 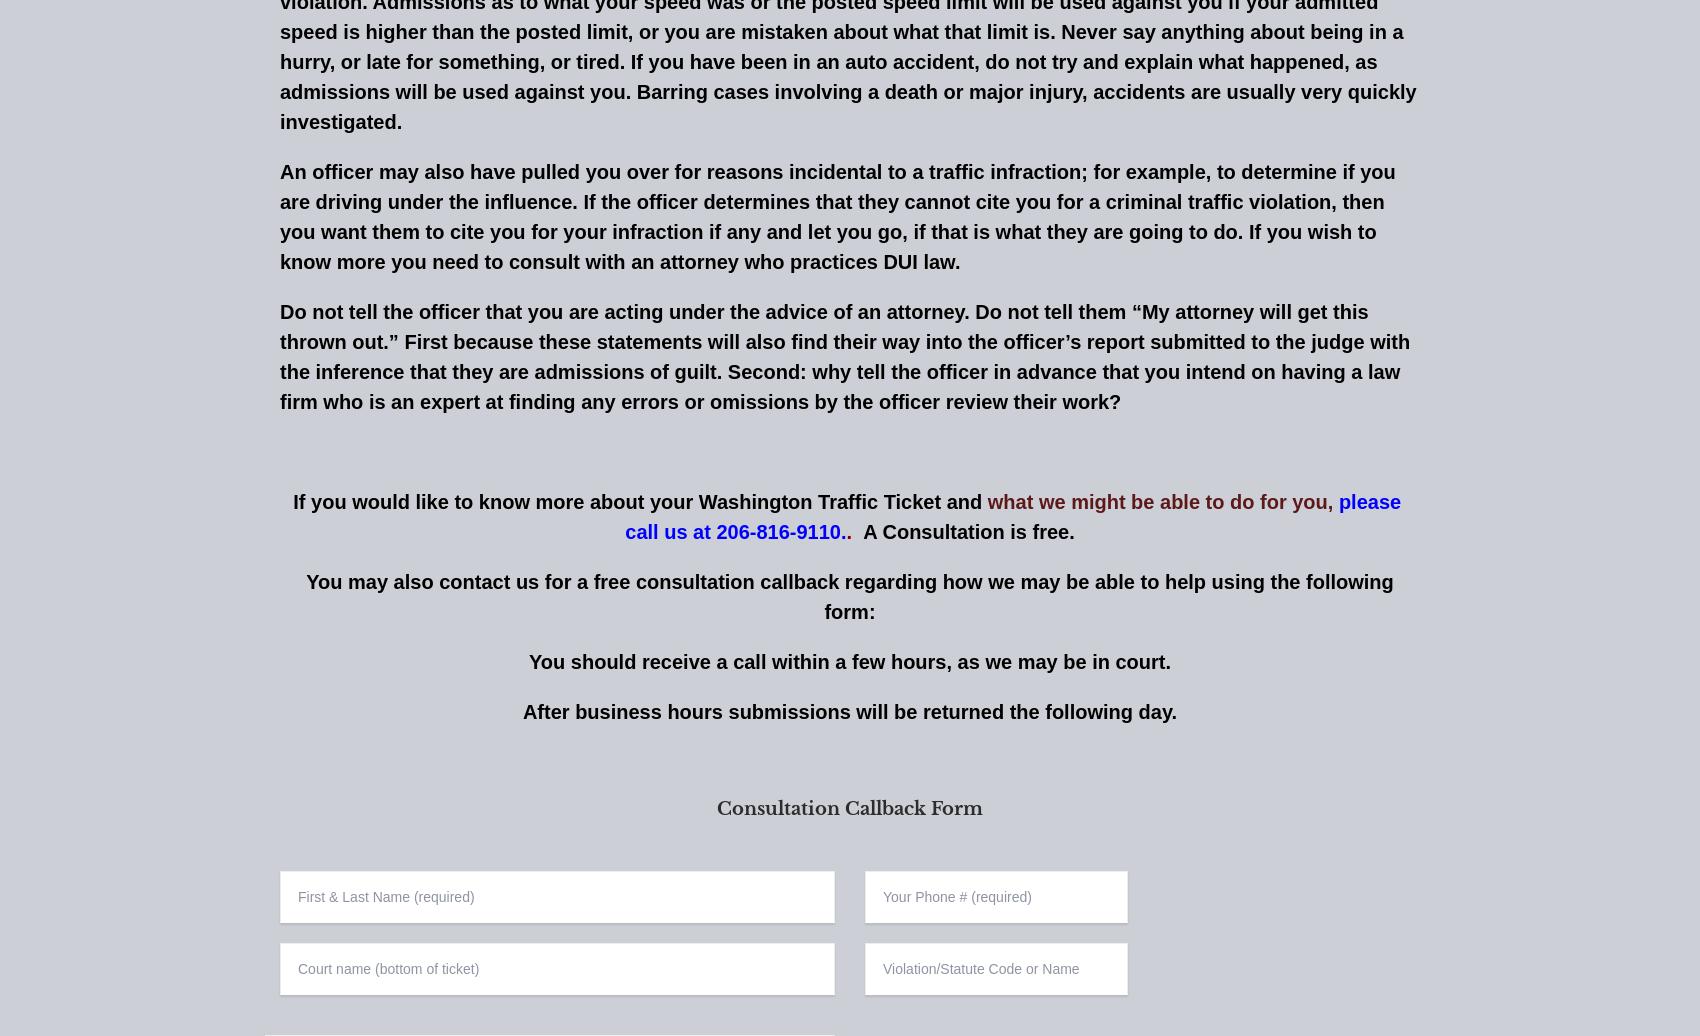 What do you see at coordinates (848, 596) in the screenshot?
I see `'You may also contact us for a free consultation callback regarding how we may be able to help using the following form:'` at bounding box center [848, 596].